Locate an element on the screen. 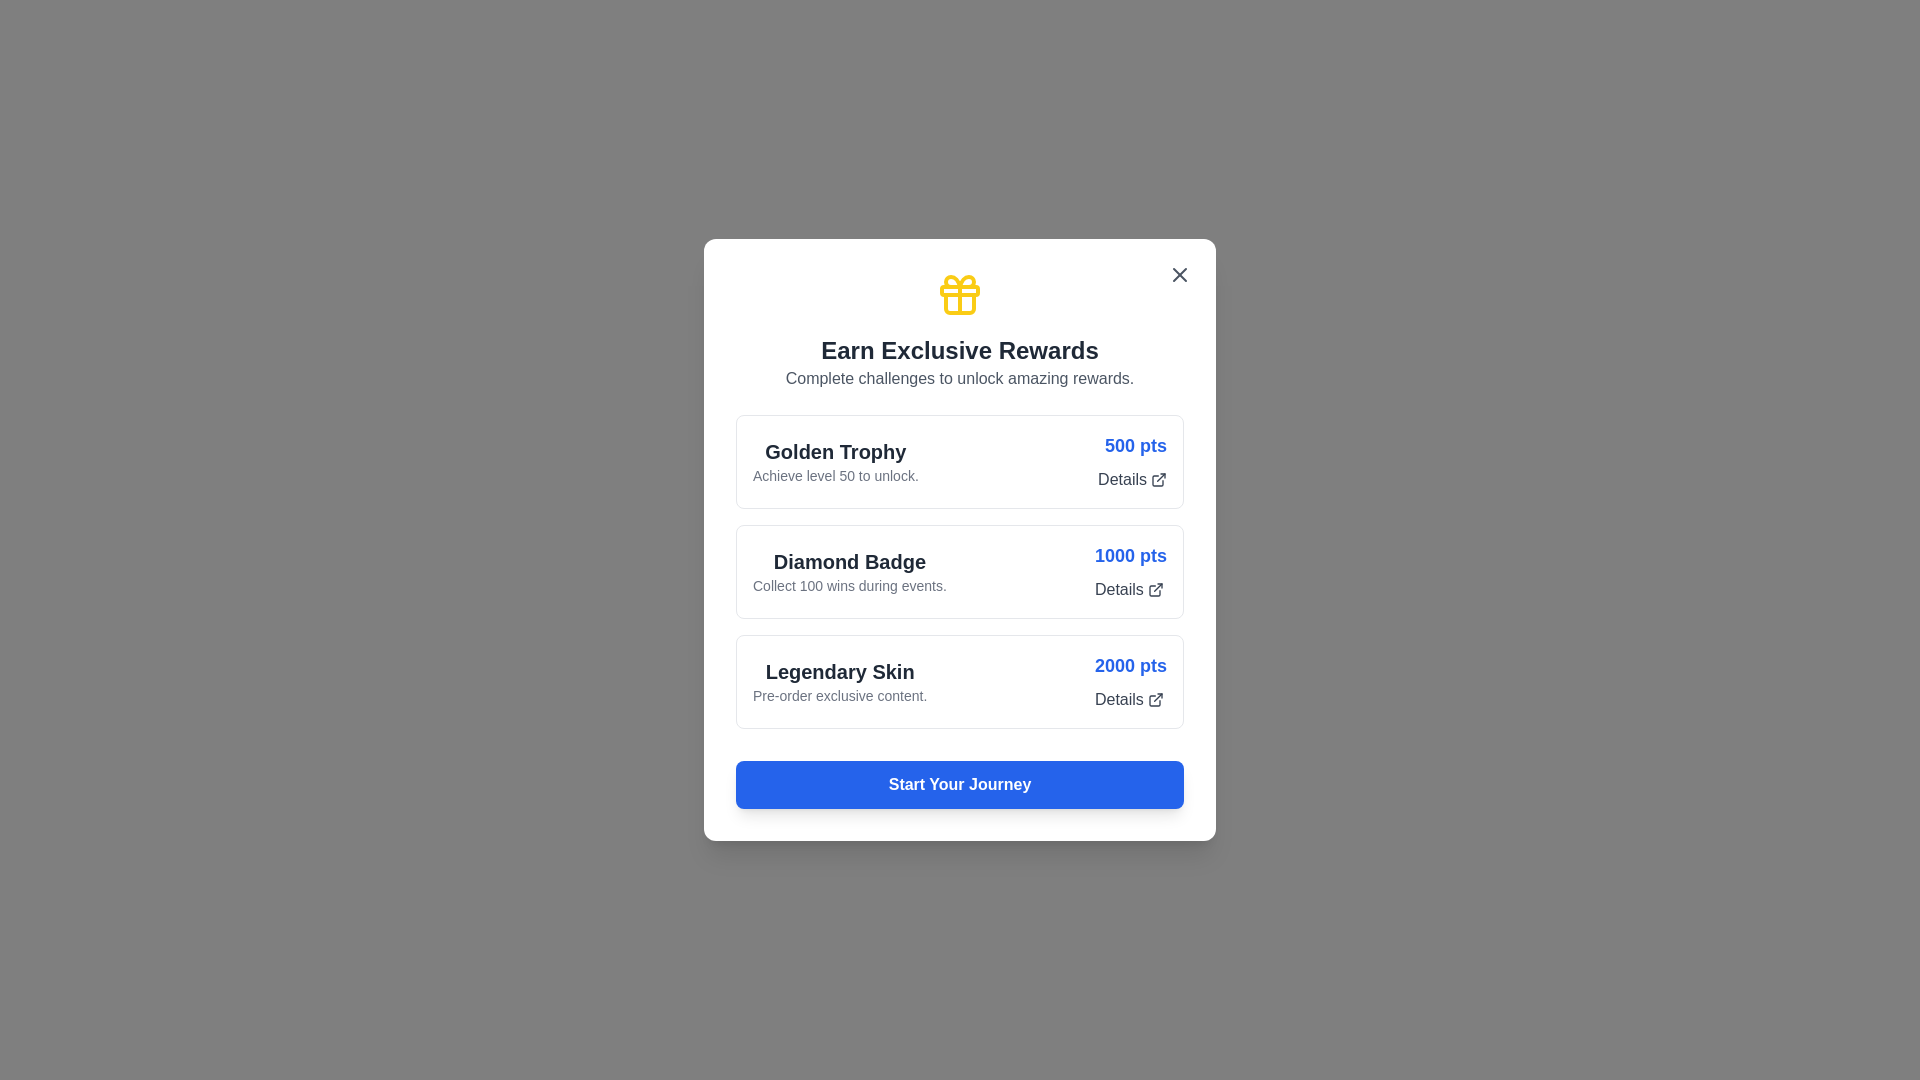  the 'Details' text in the reward card for 'Legendary Skin' to underline it is located at coordinates (1131, 681).